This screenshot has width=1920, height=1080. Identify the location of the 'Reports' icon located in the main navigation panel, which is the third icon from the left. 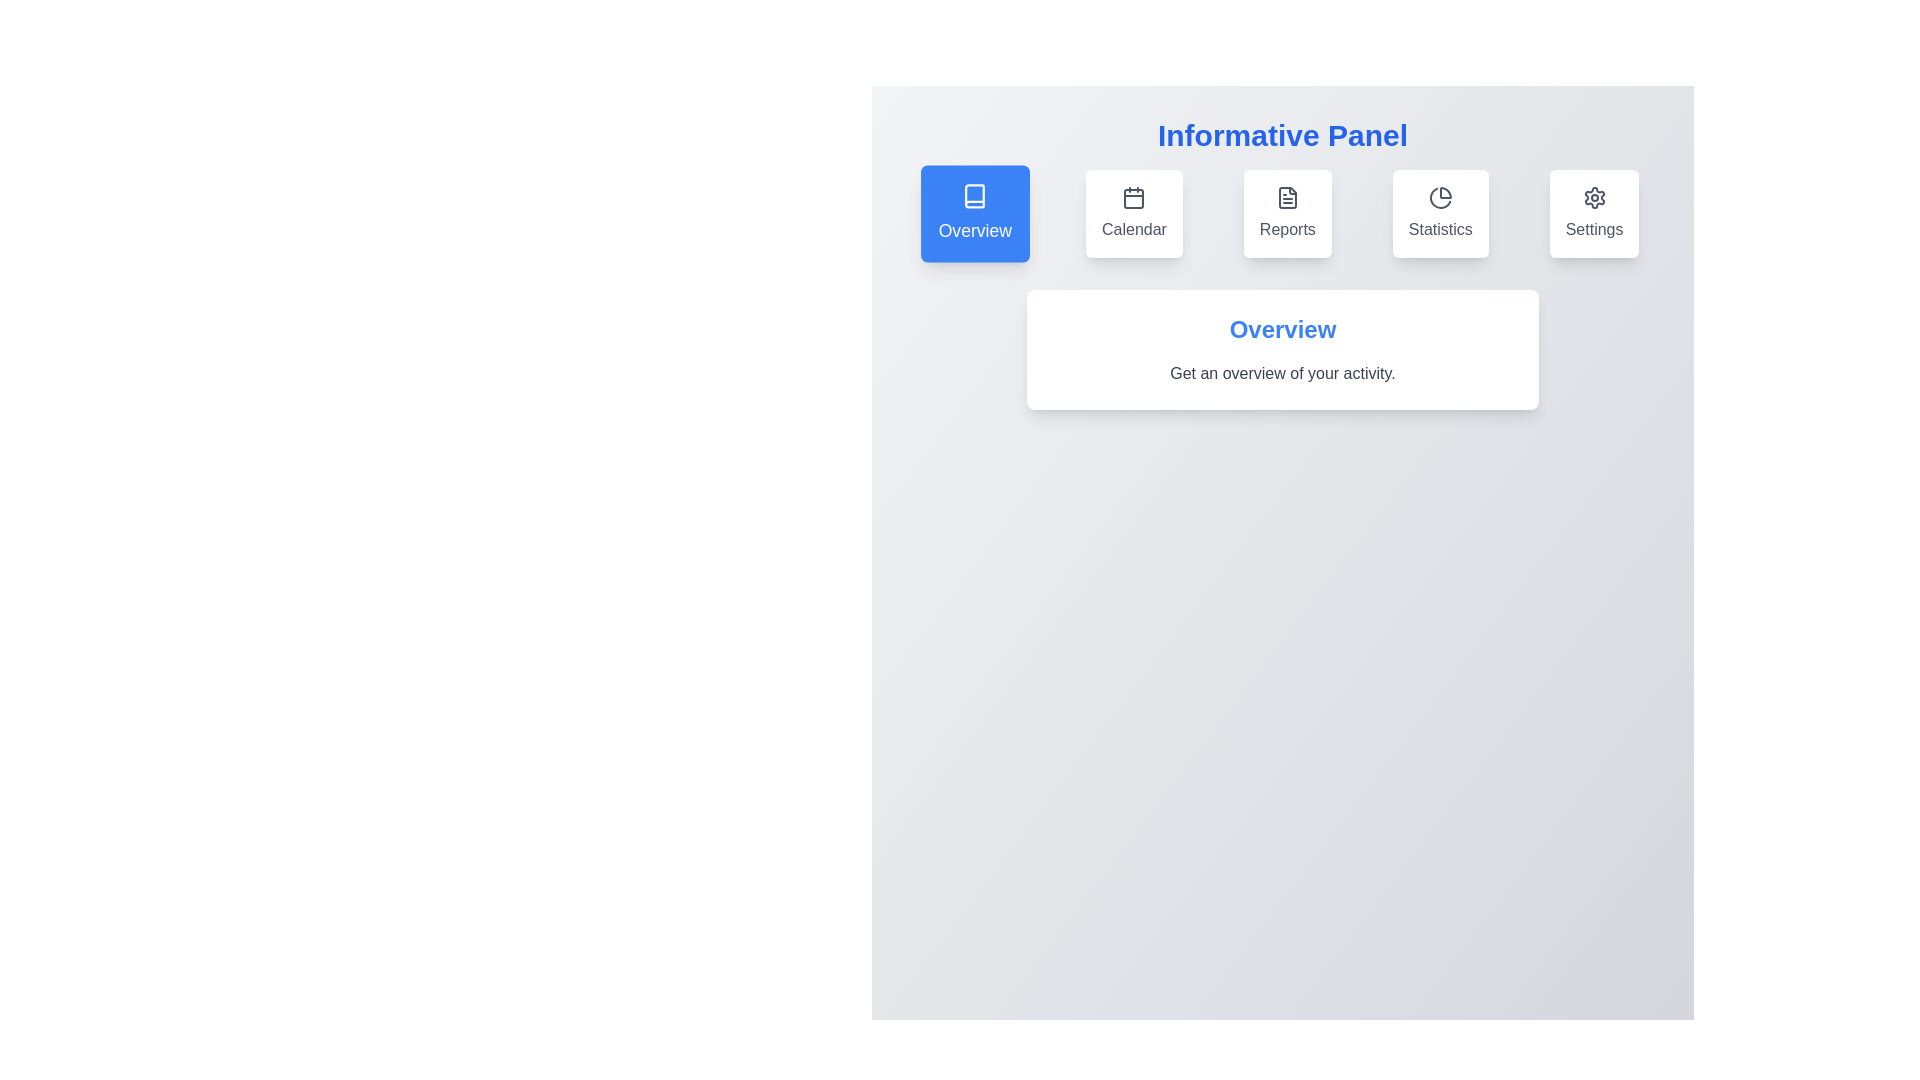
(1287, 197).